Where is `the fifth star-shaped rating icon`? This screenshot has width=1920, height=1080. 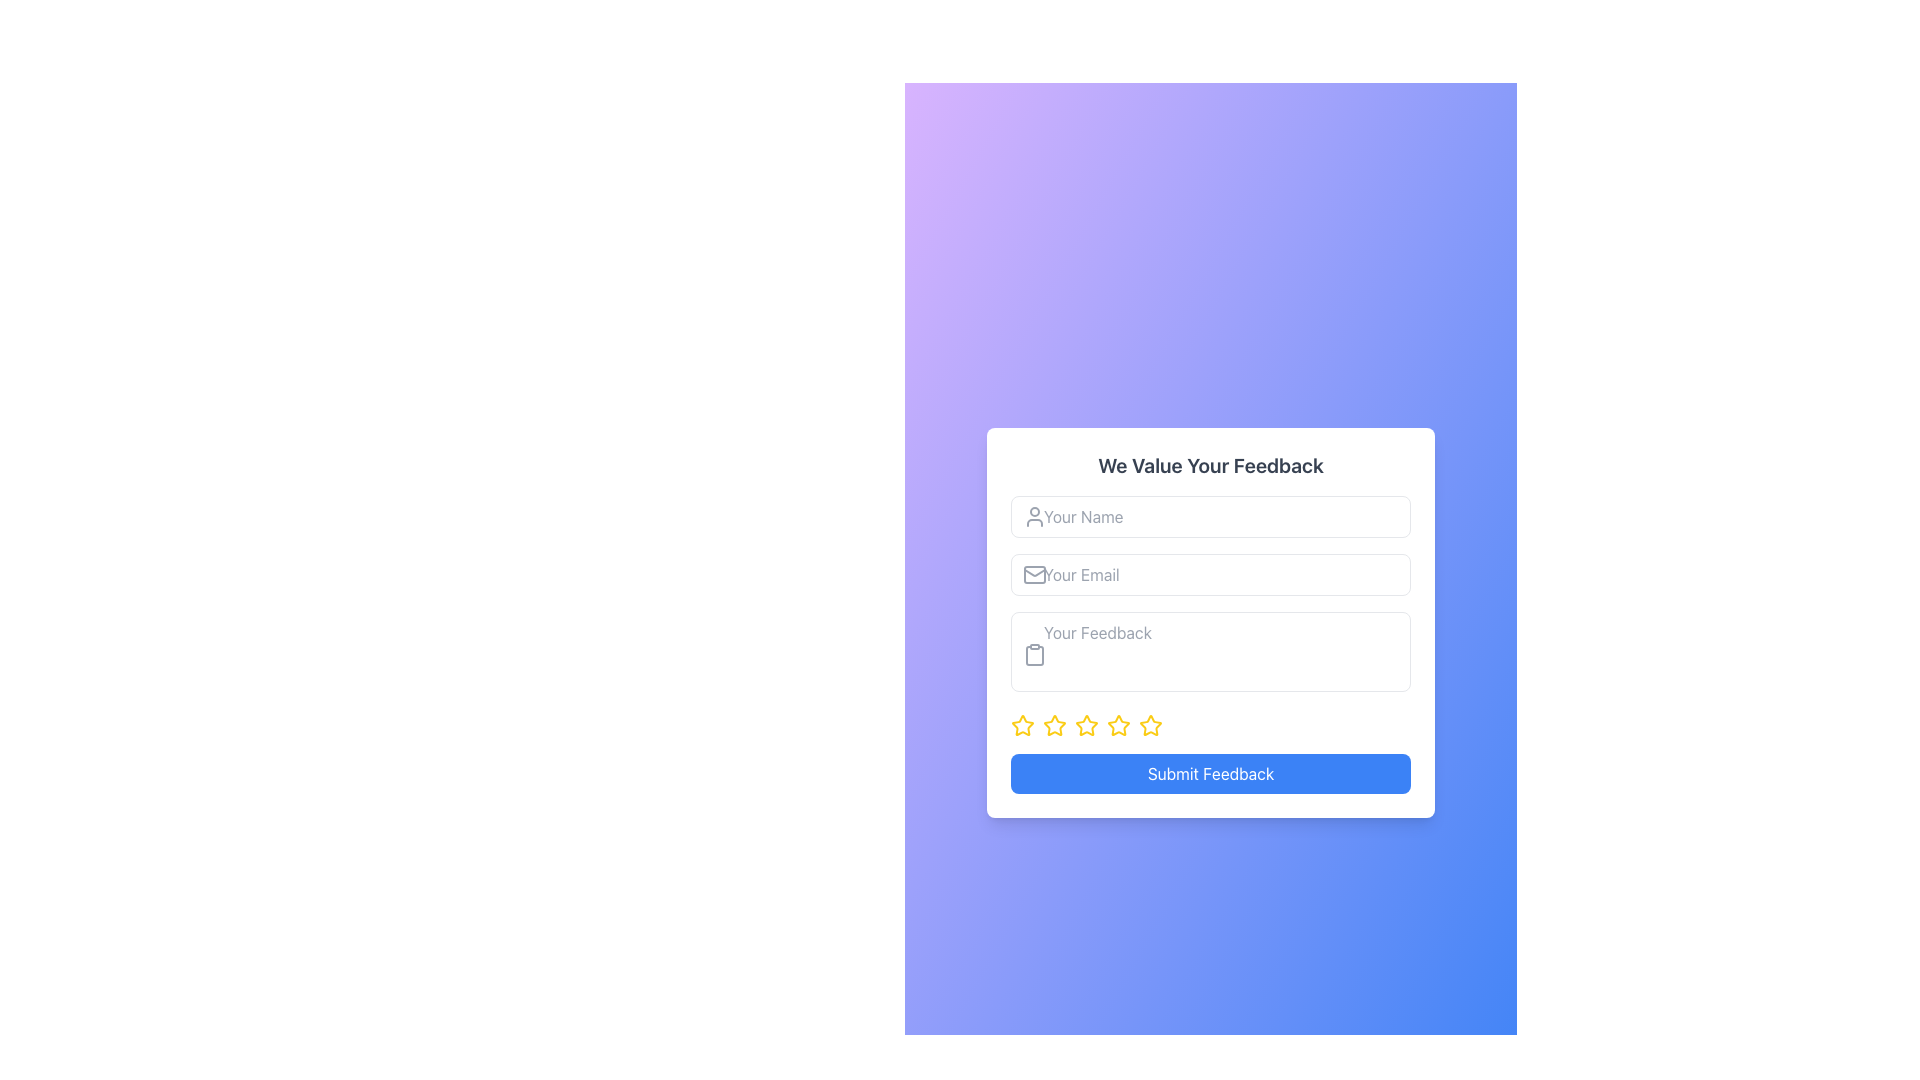 the fifth star-shaped rating icon is located at coordinates (1150, 725).